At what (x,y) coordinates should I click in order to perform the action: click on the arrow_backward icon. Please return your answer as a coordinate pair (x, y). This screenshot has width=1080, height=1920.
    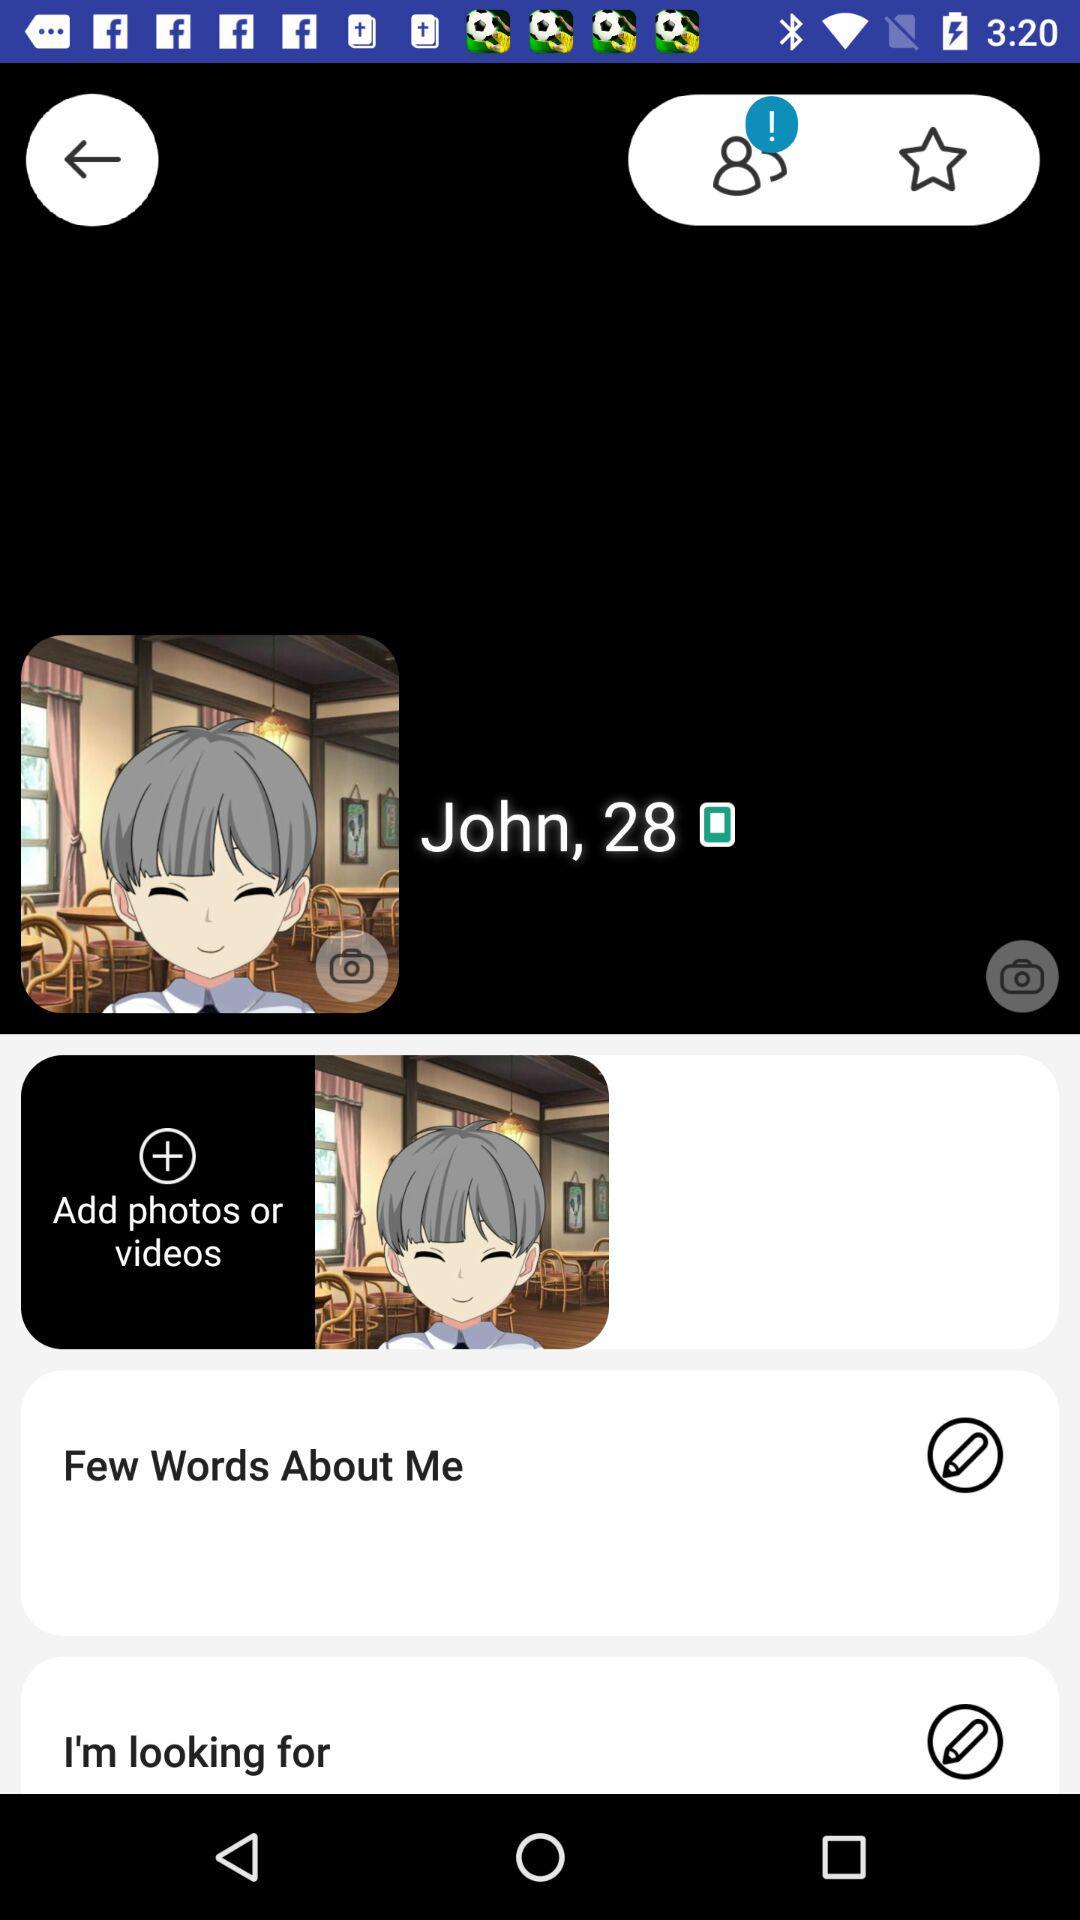
    Looking at the image, I should click on (92, 168).